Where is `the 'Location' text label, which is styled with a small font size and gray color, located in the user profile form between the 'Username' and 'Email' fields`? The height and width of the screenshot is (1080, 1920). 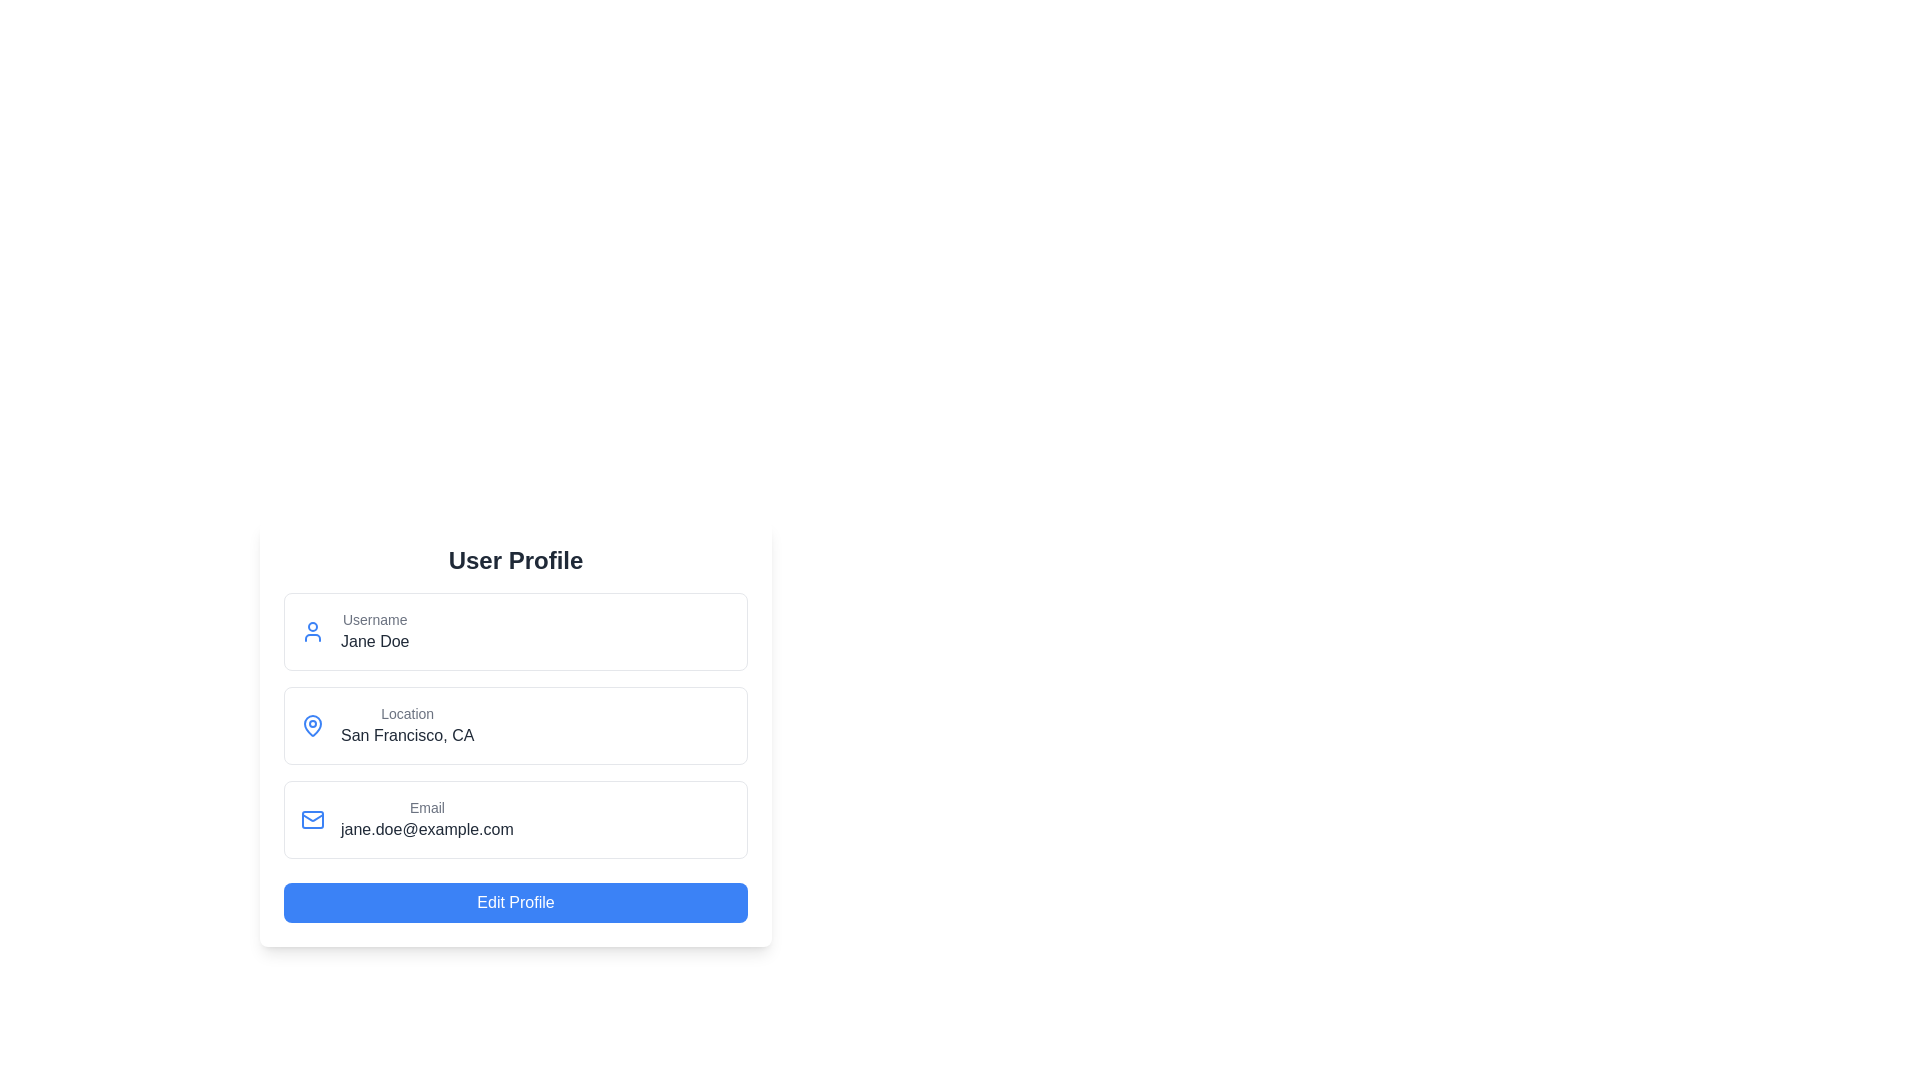 the 'Location' text label, which is styled with a small font size and gray color, located in the user profile form between the 'Username' and 'Email' fields is located at coordinates (406, 712).